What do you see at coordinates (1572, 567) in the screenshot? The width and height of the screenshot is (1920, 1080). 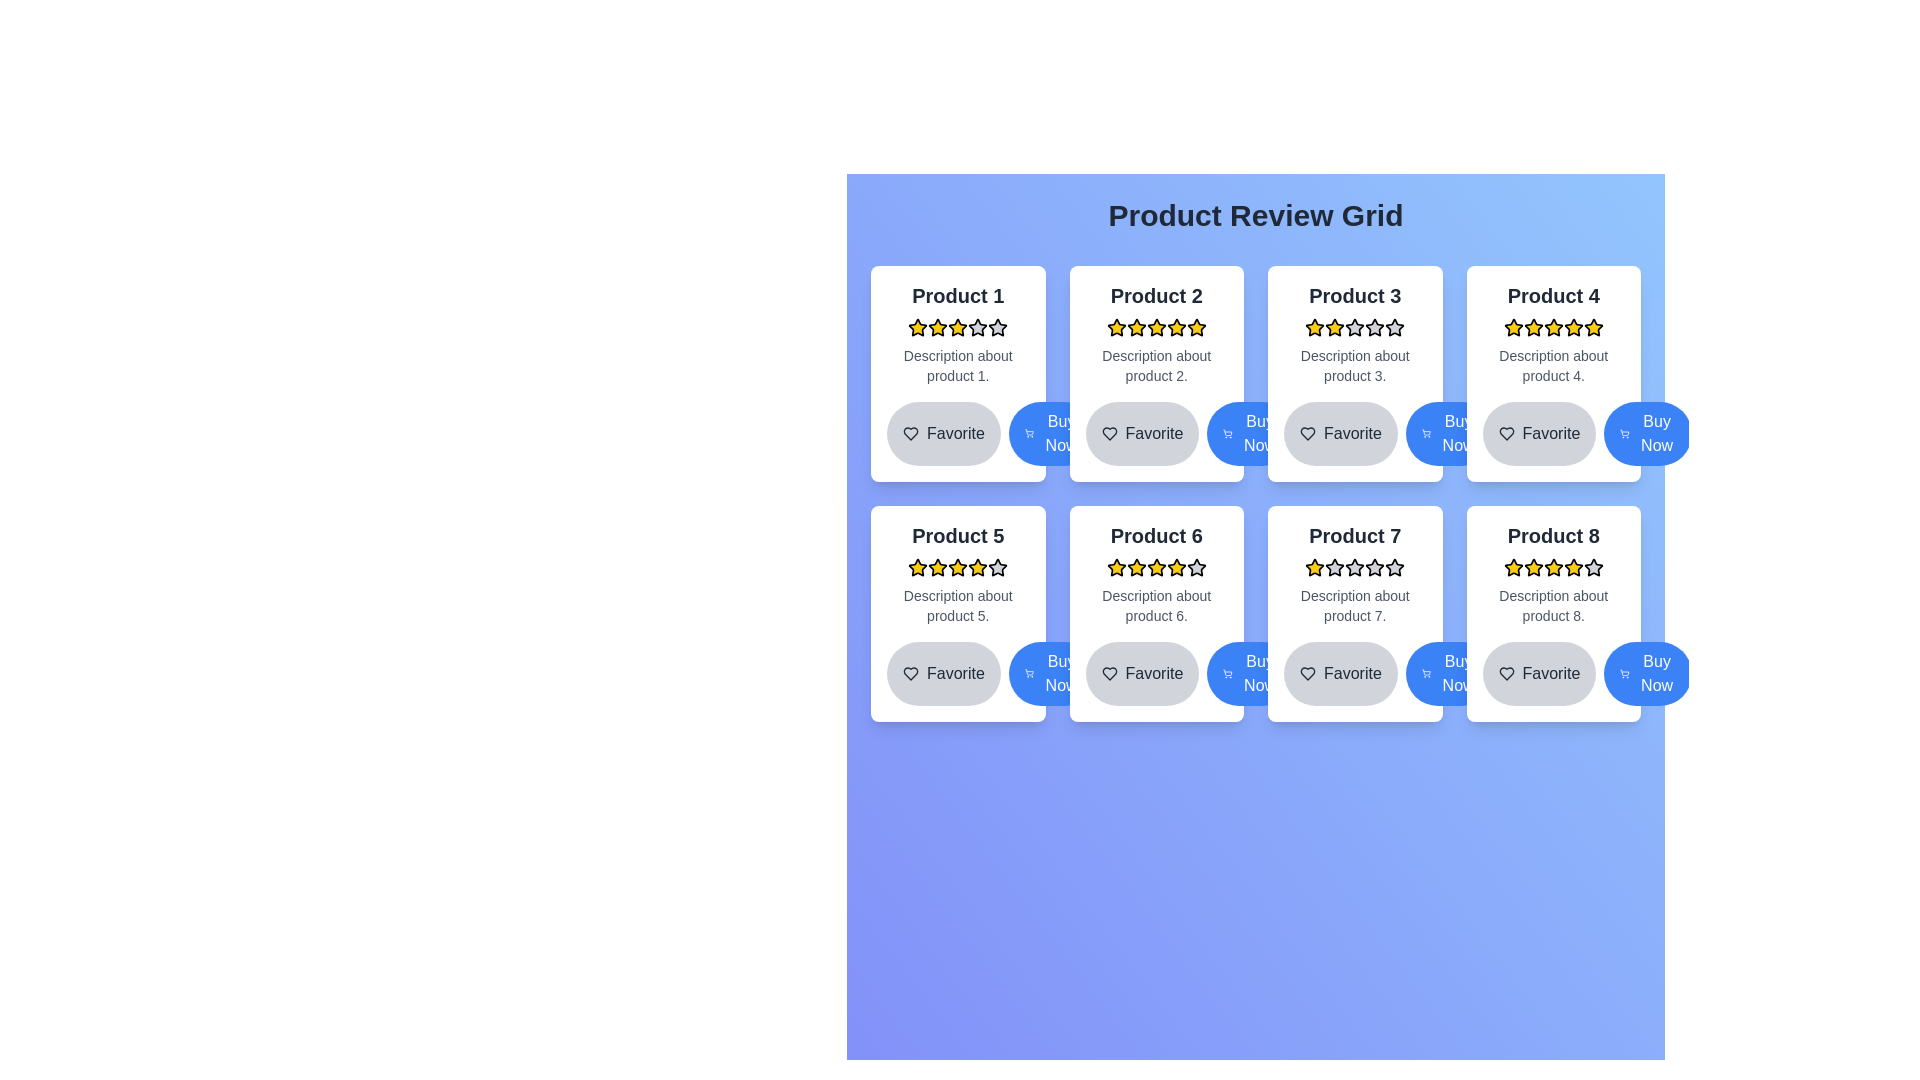 I see `the third star in the rating system of Product 8` at bounding box center [1572, 567].